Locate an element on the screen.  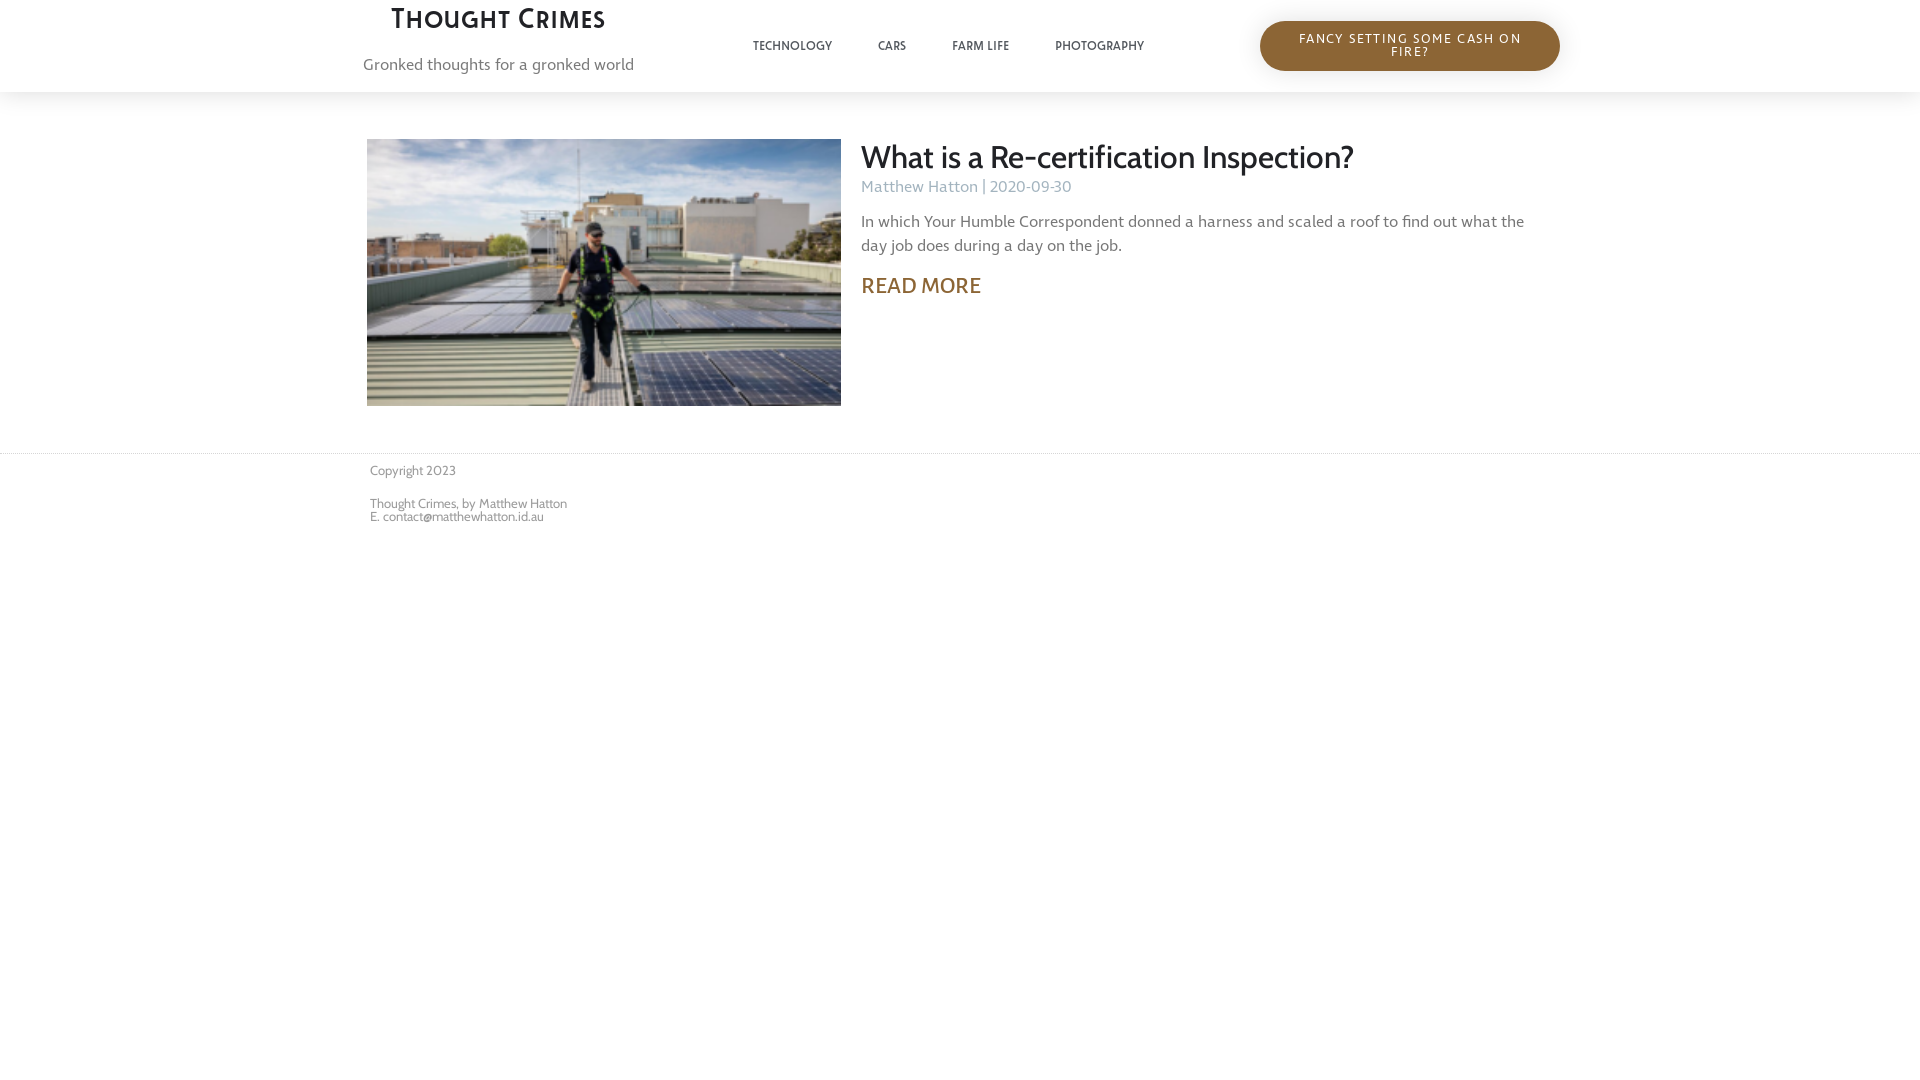
'READ MORE' is located at coordinates (920, 285).